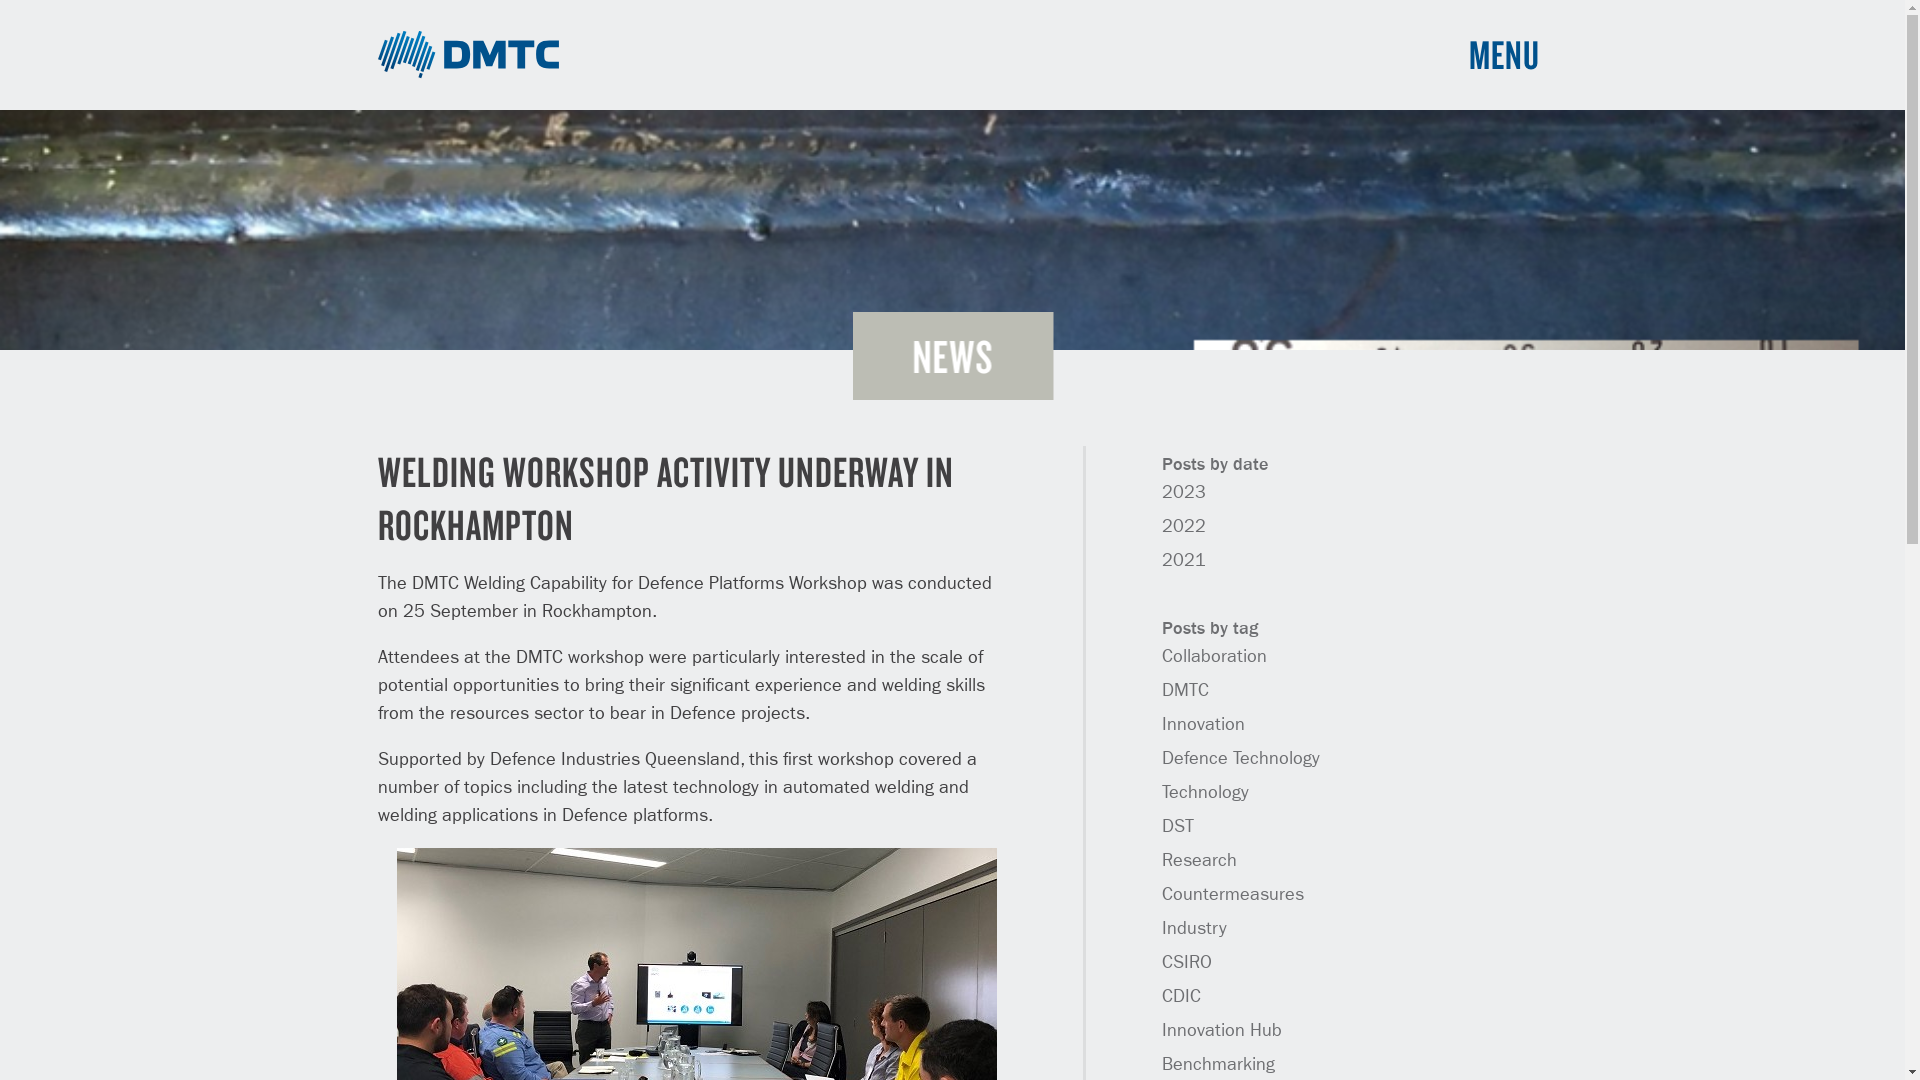 The width and height of the screenshot is (1920, 1080). Describe the element at coordinates (1217, 1063) in the screenshot. I see `'Benchmarking'` at that location.